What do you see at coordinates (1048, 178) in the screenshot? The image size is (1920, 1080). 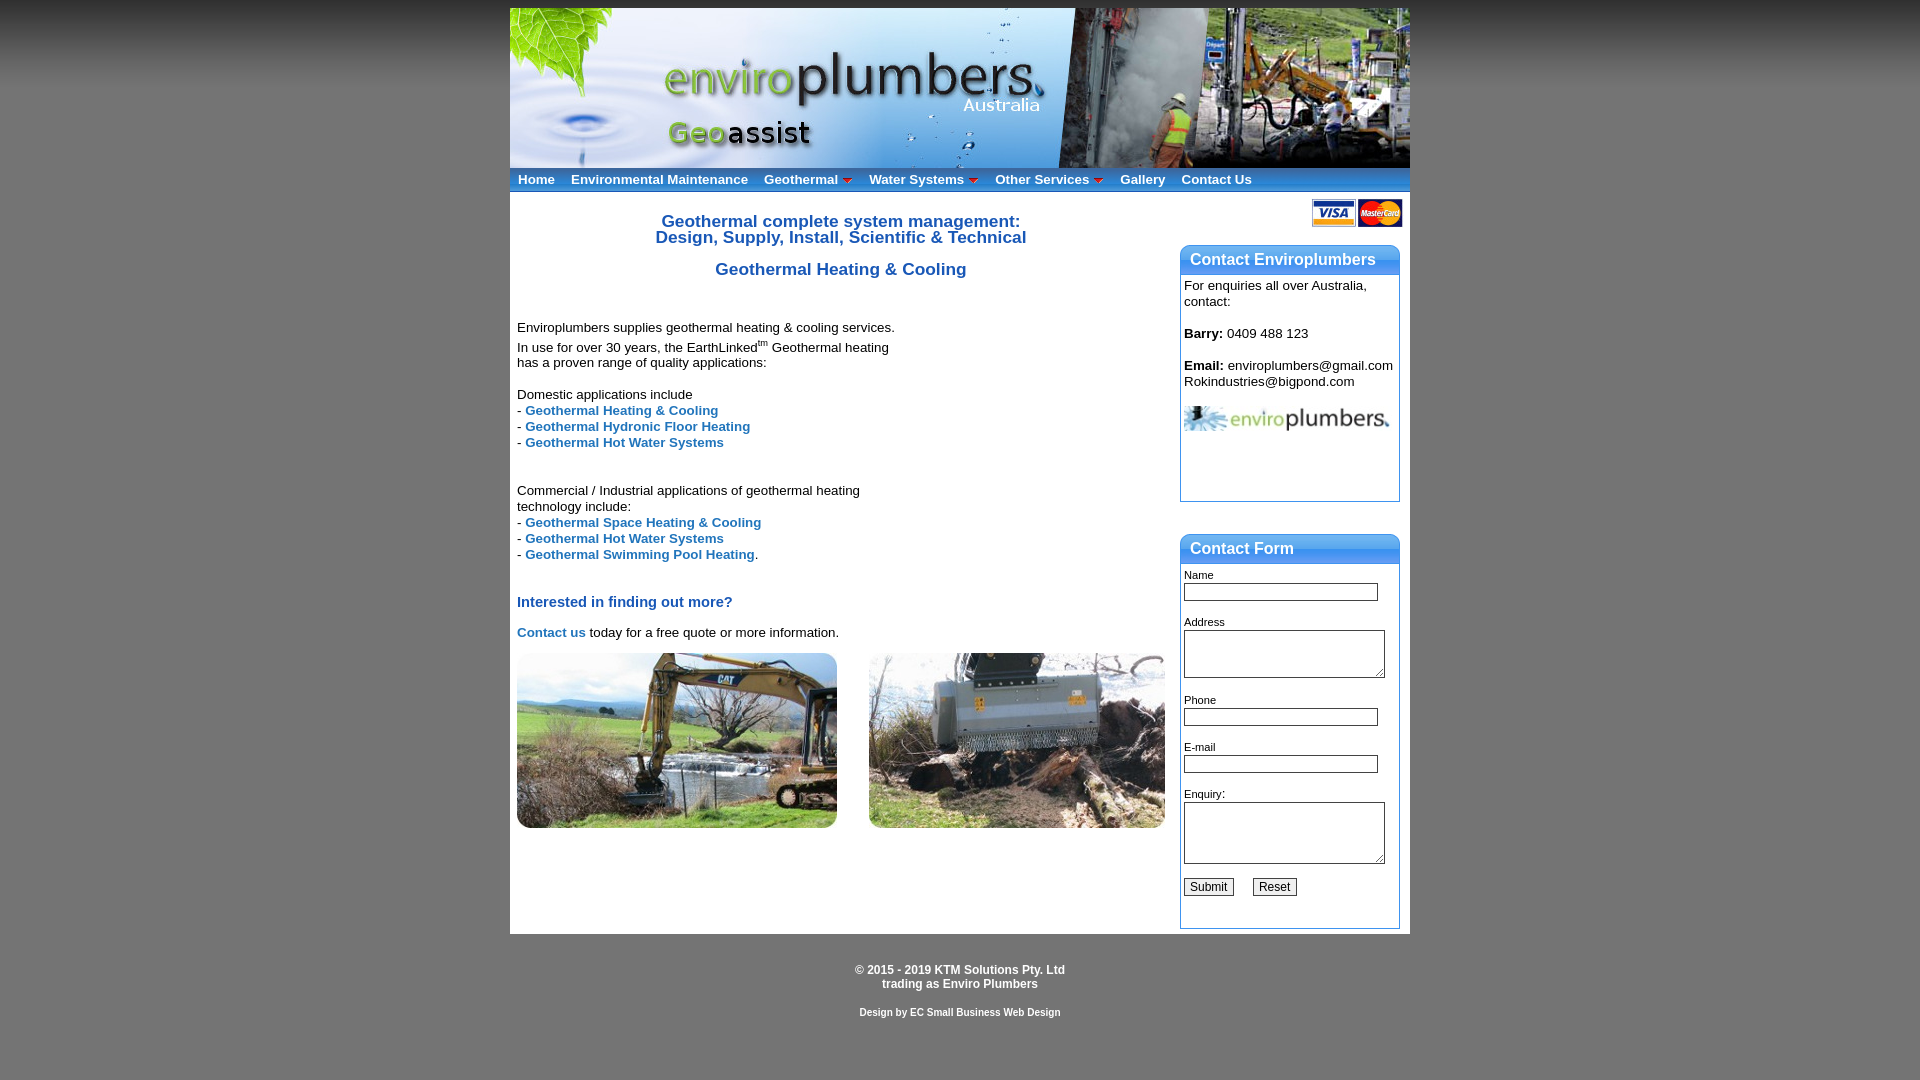 I see `'Other Services'` at bounding box center [1048, 178].